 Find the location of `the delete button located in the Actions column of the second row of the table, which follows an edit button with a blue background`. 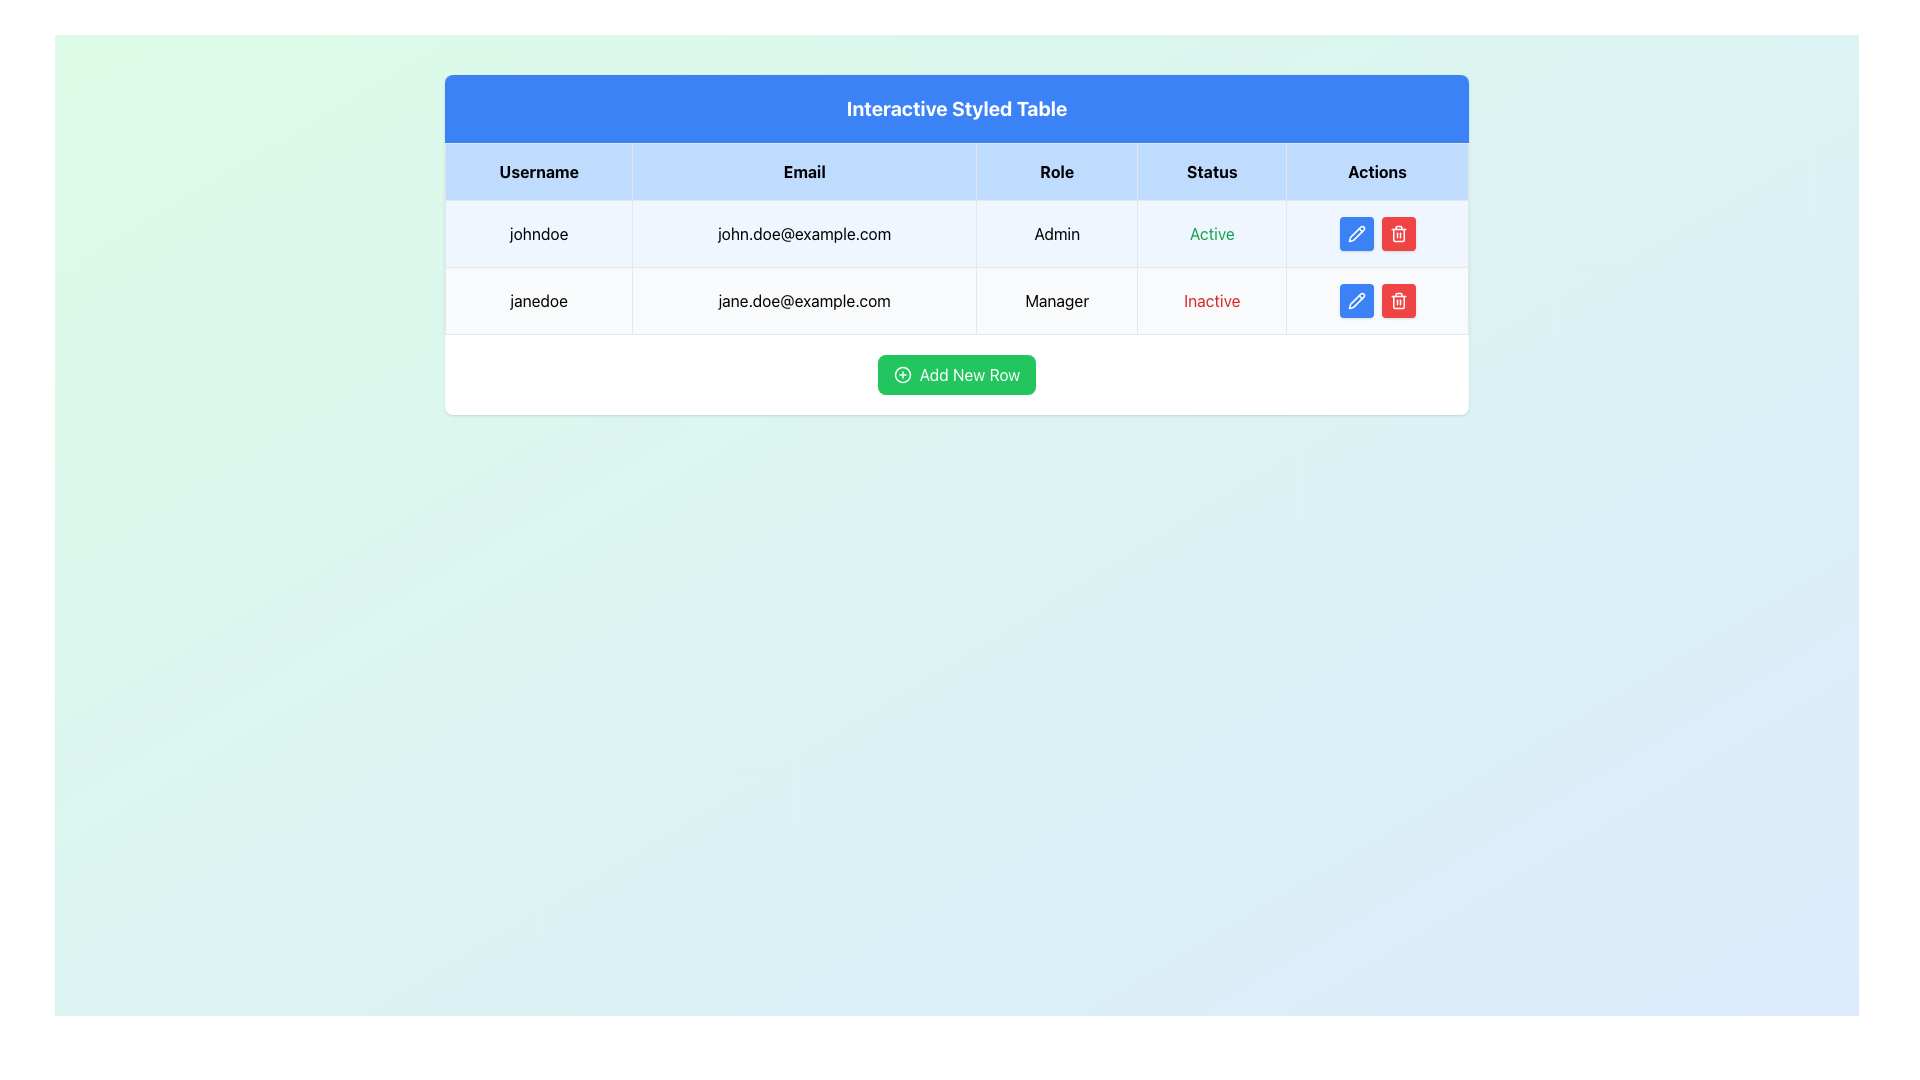

the delete button located in the Actions column of the second row of the table, which follows an edit button with a blue background is located at coordinates (1397, 233).